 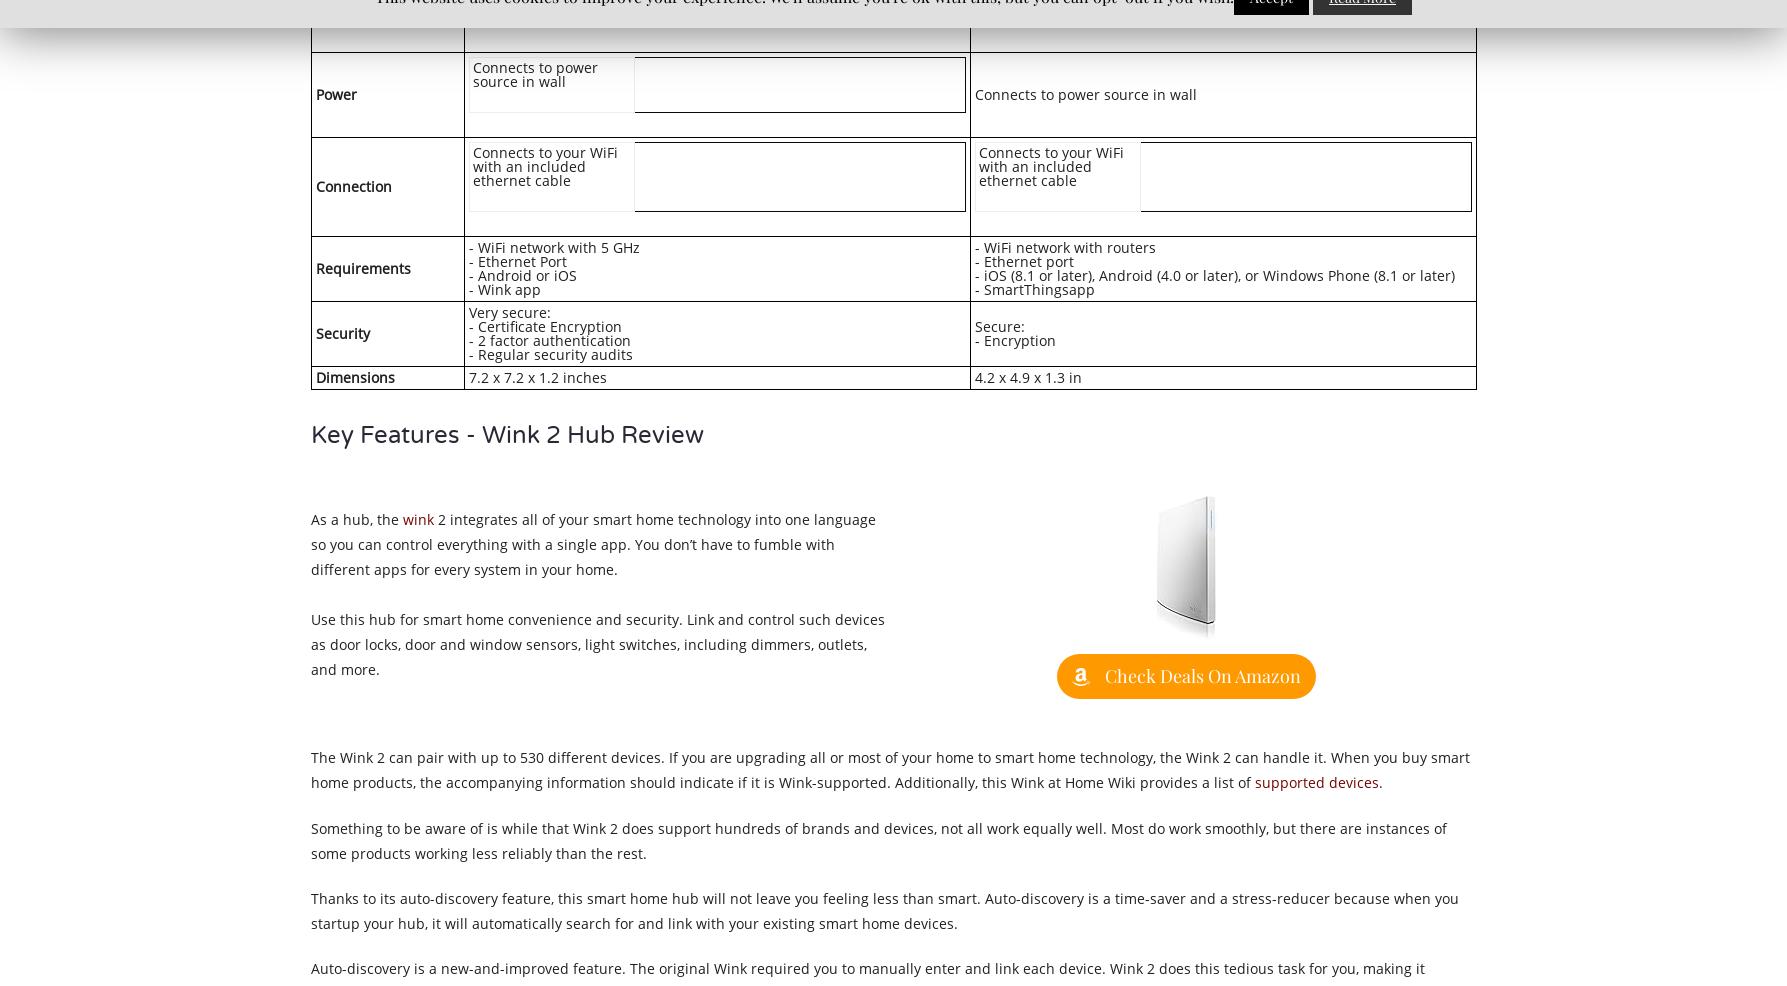 I want to click on '- Ethernet Port', so click(x=518, y=260).